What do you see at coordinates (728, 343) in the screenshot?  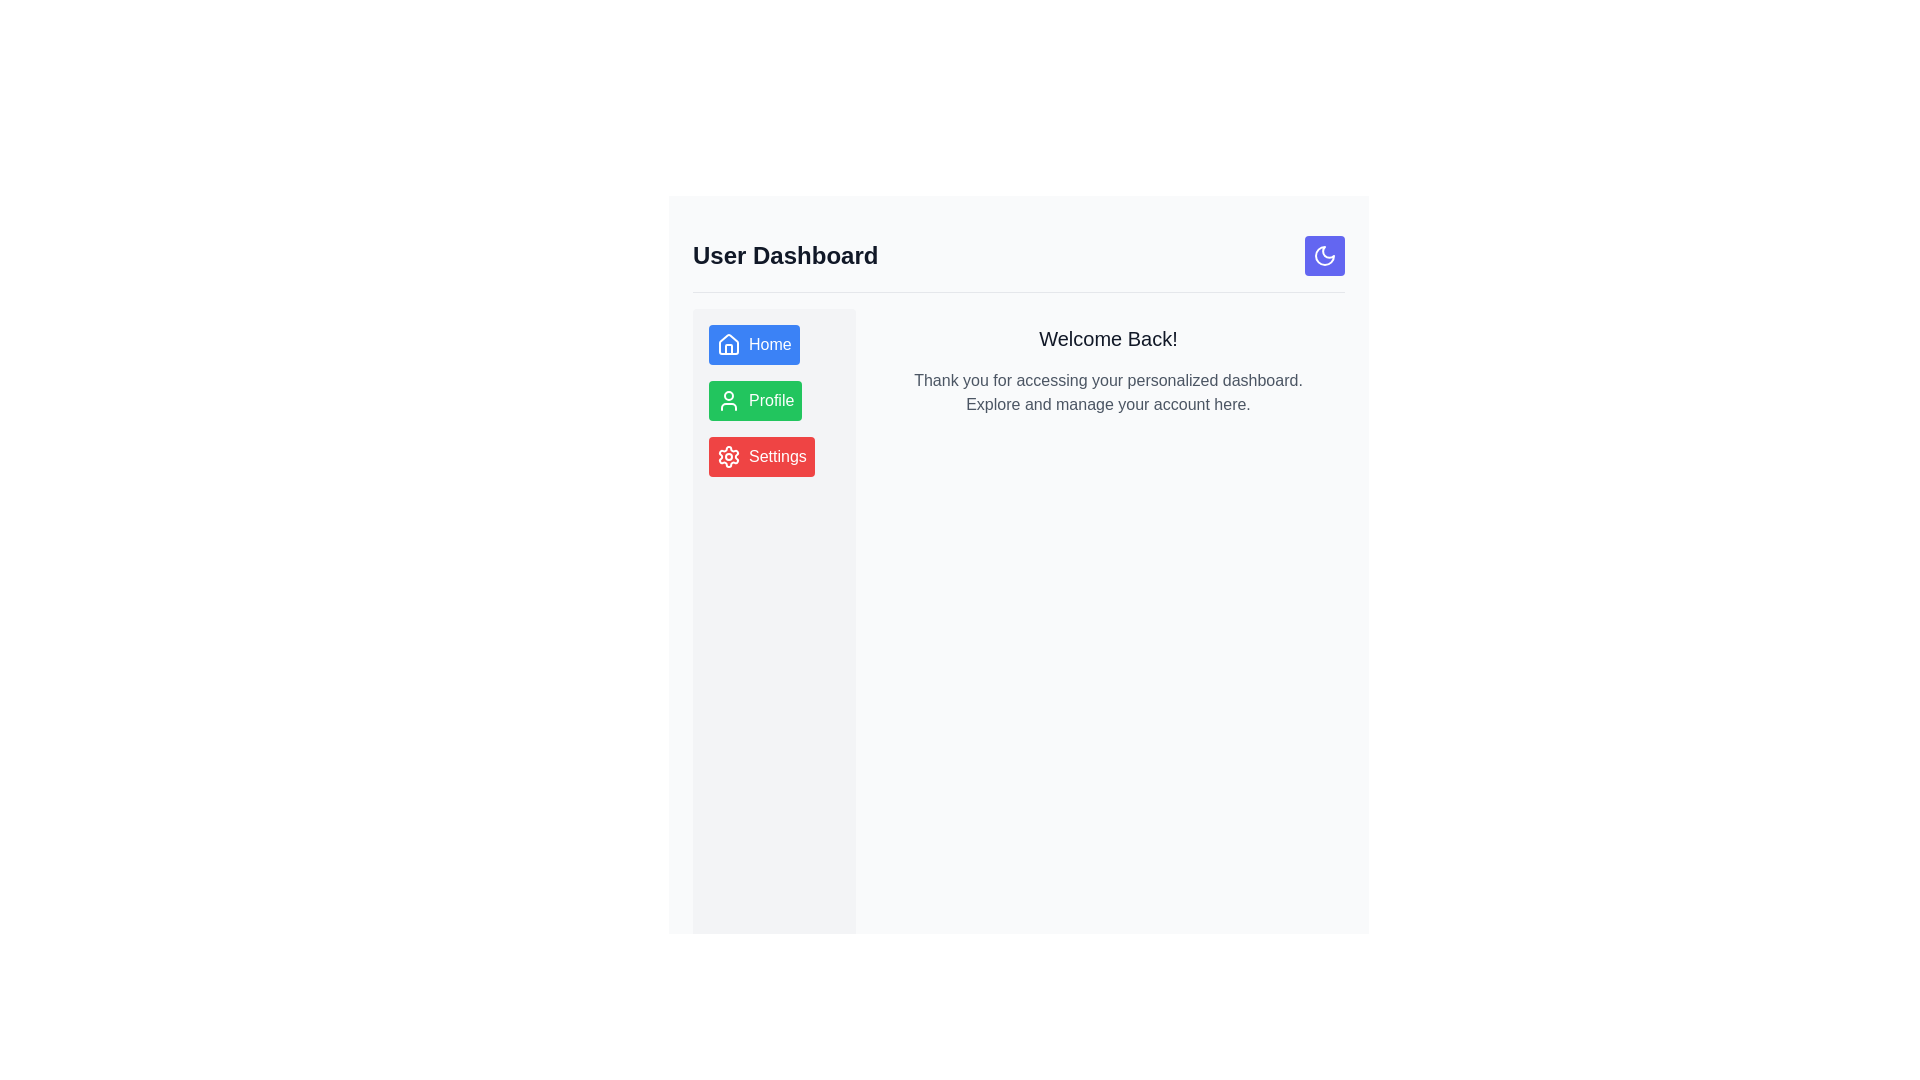 I see `the house-shaped icon within the blue 'Home' button` at bounding box center [728, 343].